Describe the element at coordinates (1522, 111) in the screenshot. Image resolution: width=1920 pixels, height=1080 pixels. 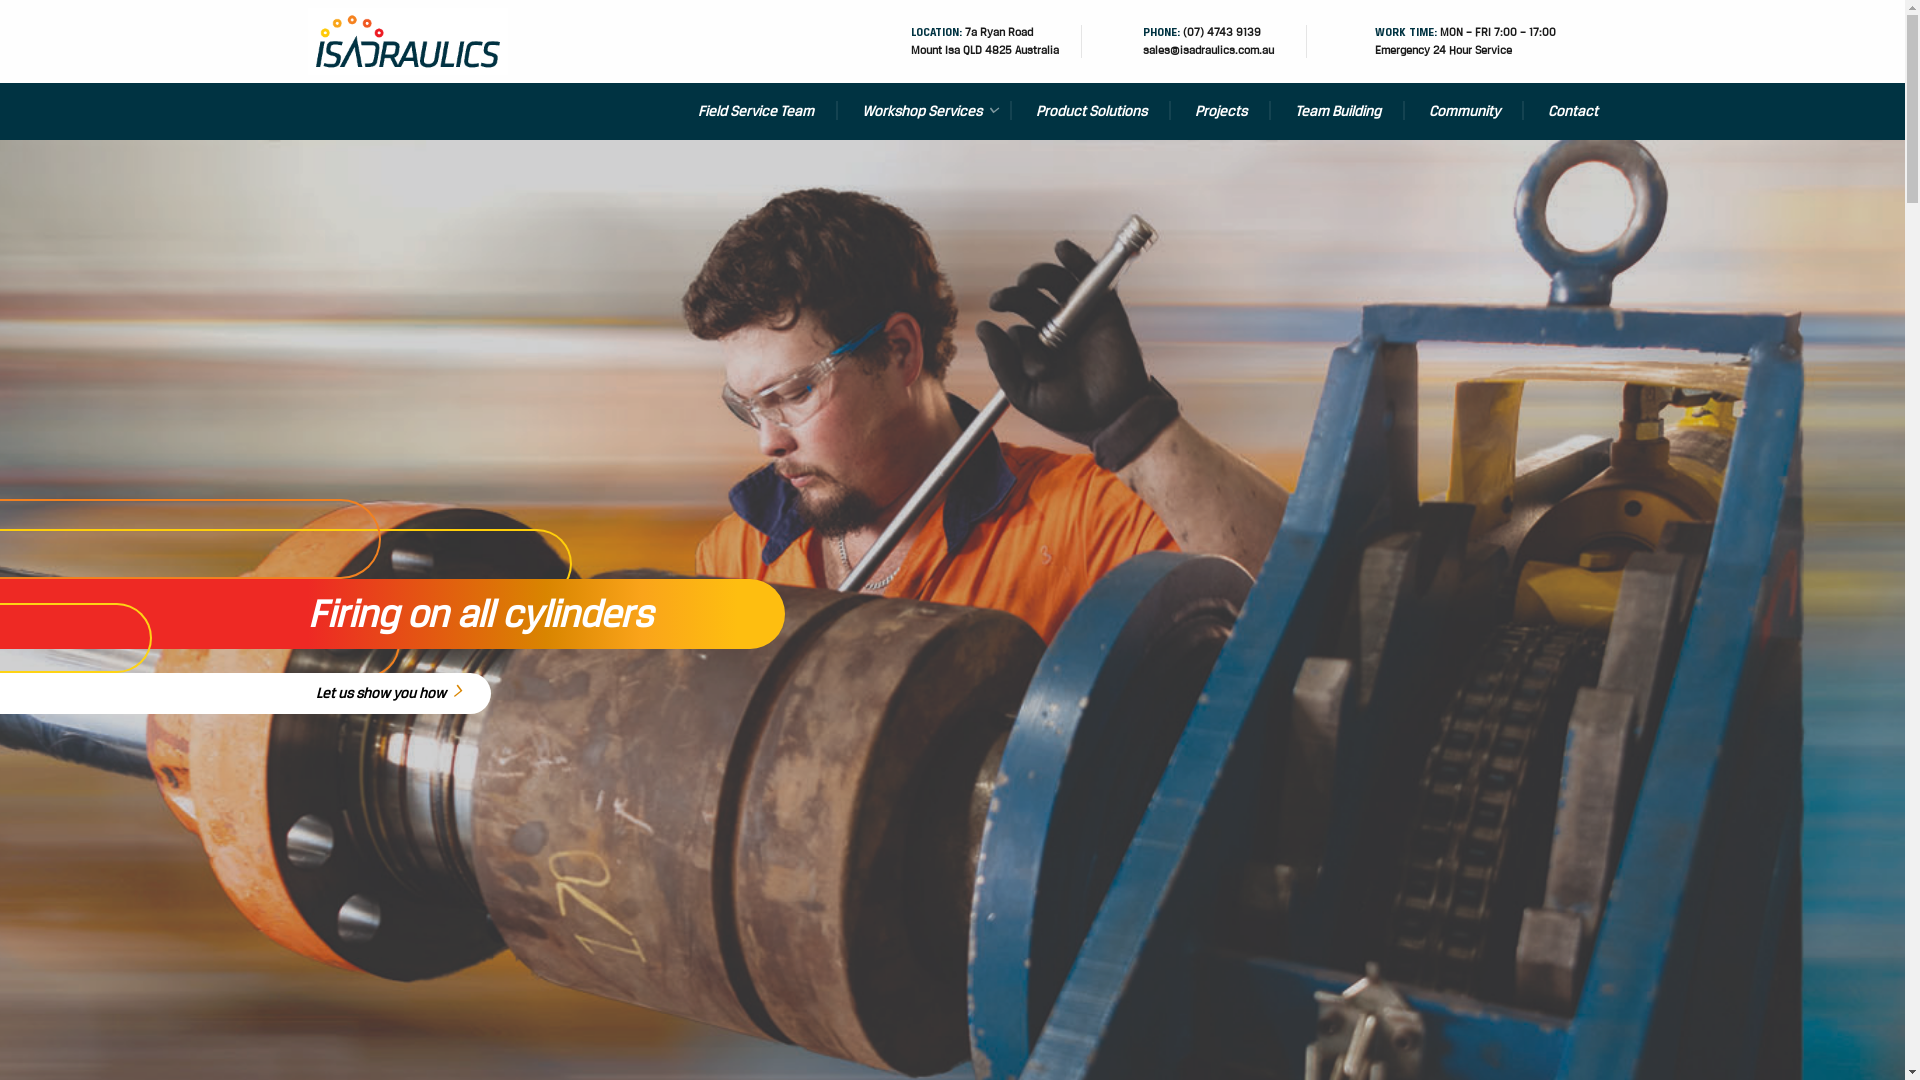
I see `'Contact'` at that location.